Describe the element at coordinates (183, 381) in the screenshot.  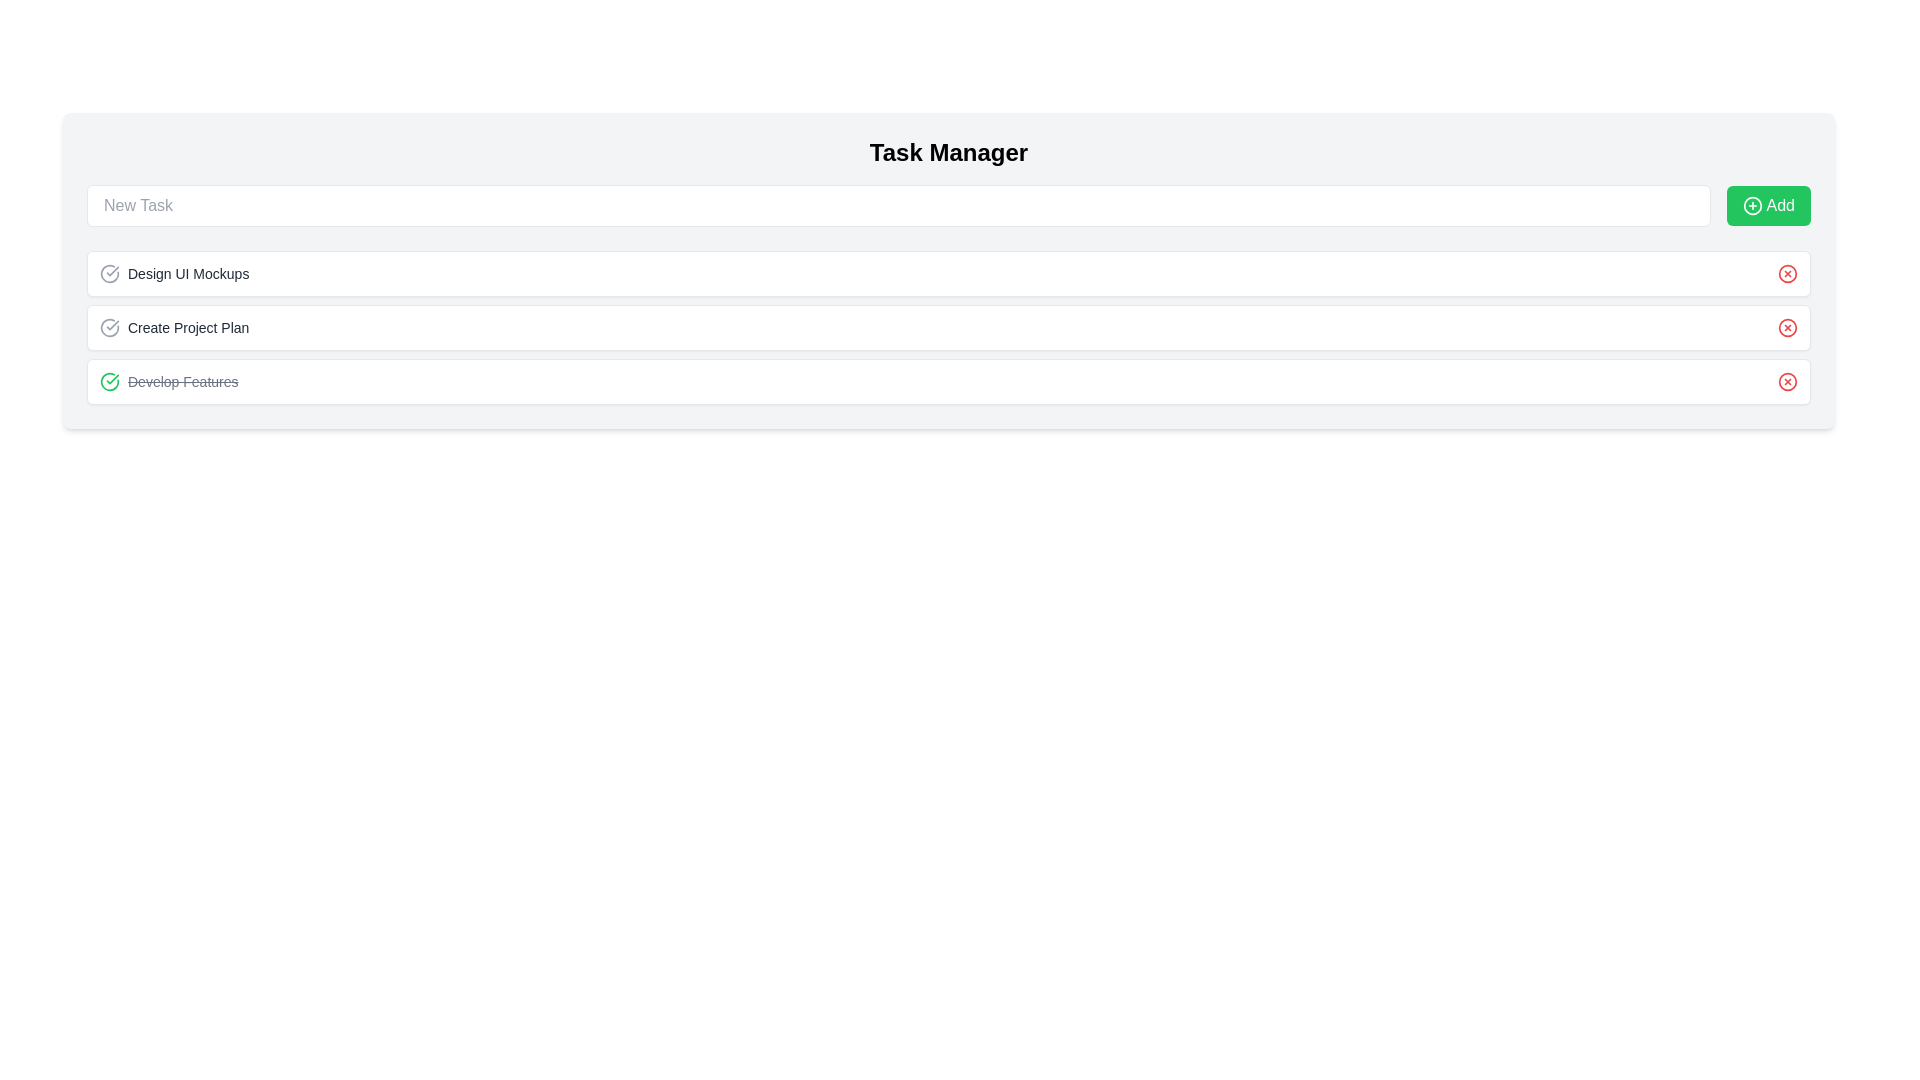
I see `the static text label indicating the completed task 'Develop Features' in the task management list` at that location.